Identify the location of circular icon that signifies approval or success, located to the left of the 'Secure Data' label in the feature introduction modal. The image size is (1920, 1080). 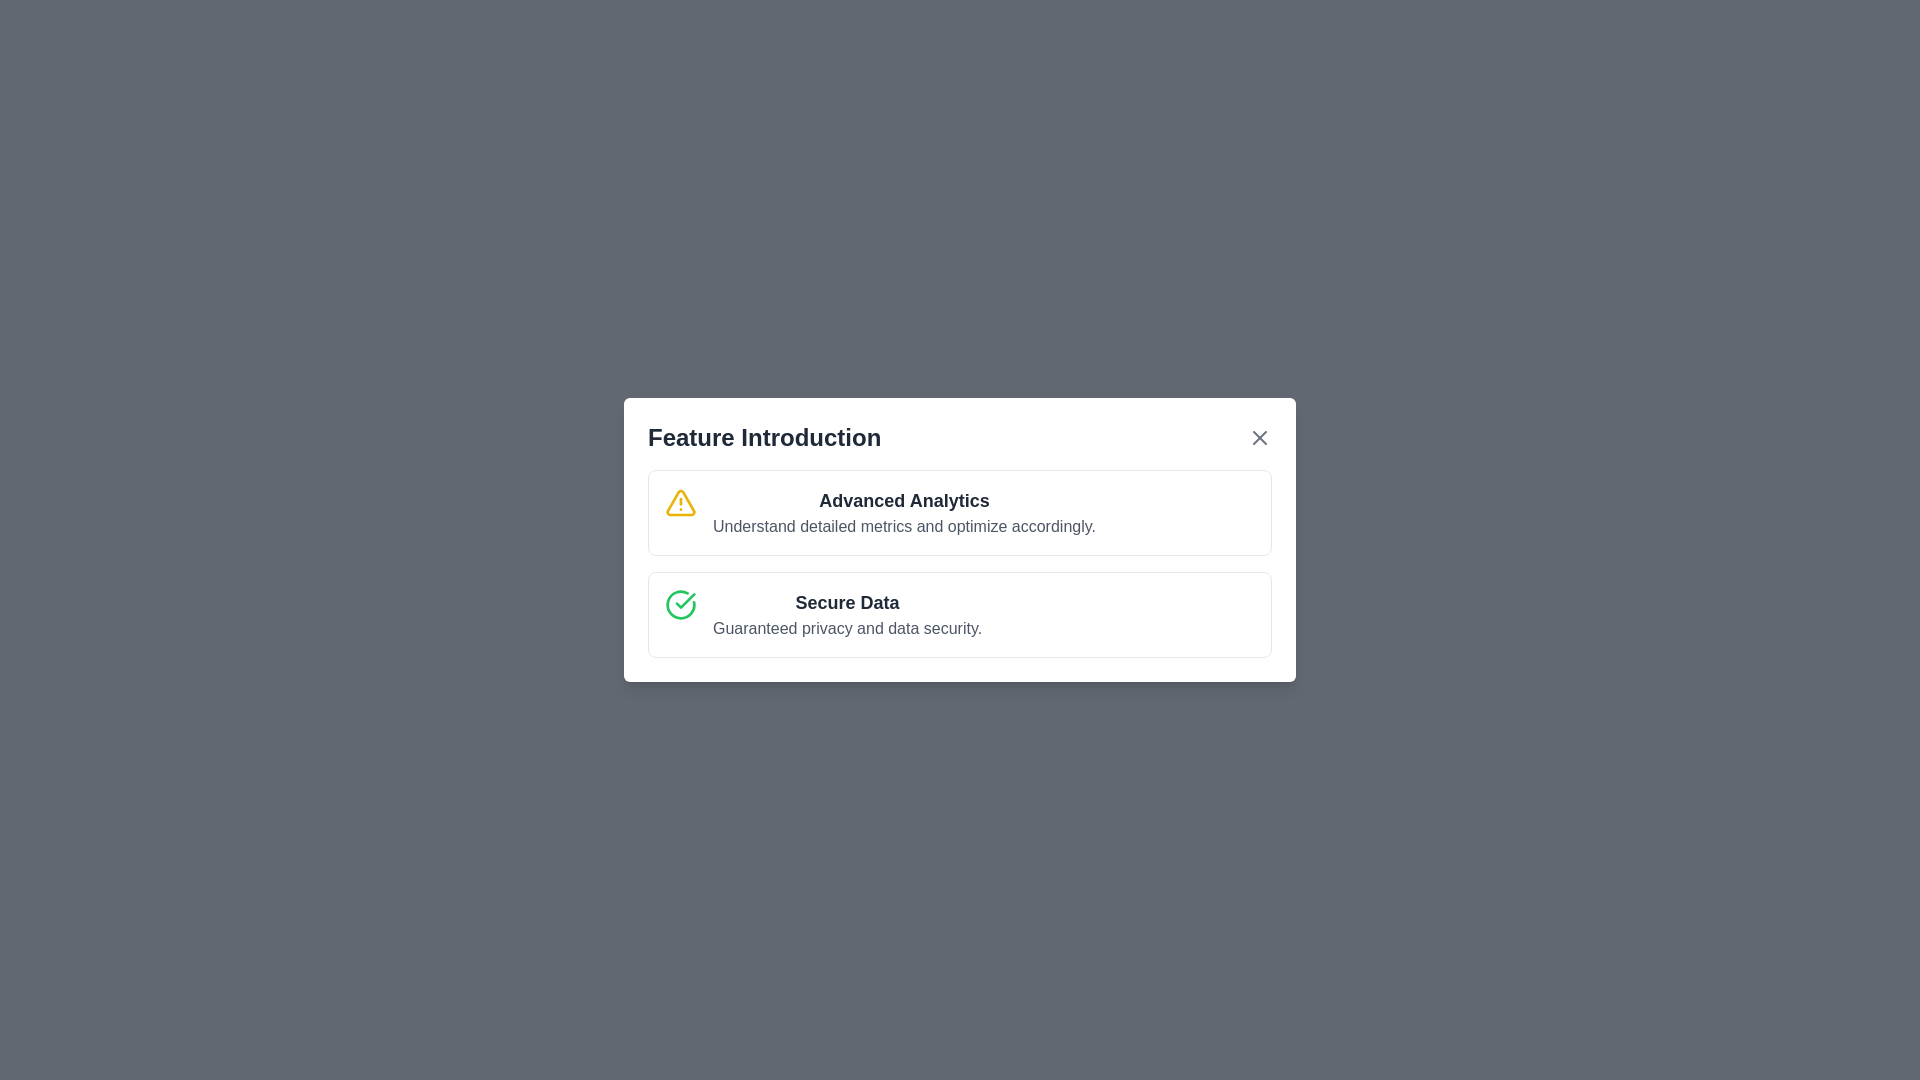
(685, 600).